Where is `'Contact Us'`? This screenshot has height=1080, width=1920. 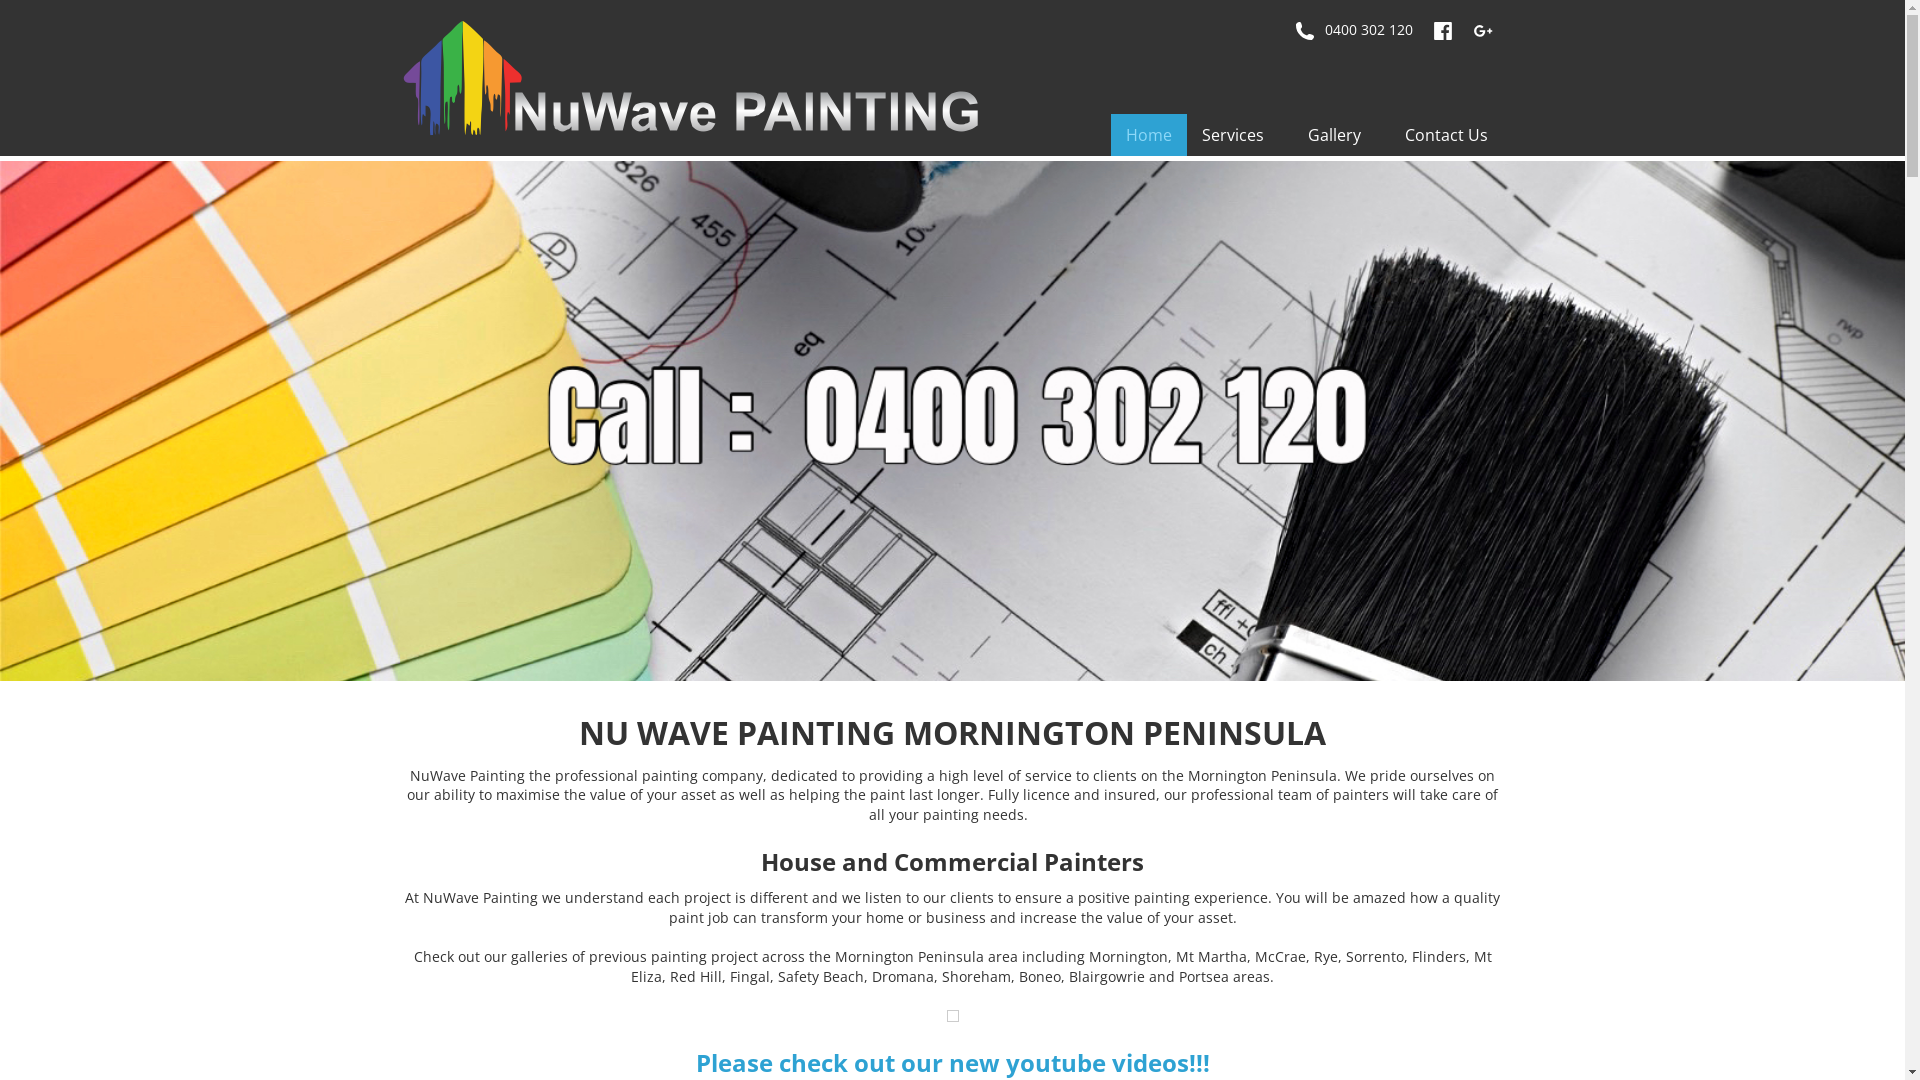
'Contact Us' is located at coordinates (1446, 135).